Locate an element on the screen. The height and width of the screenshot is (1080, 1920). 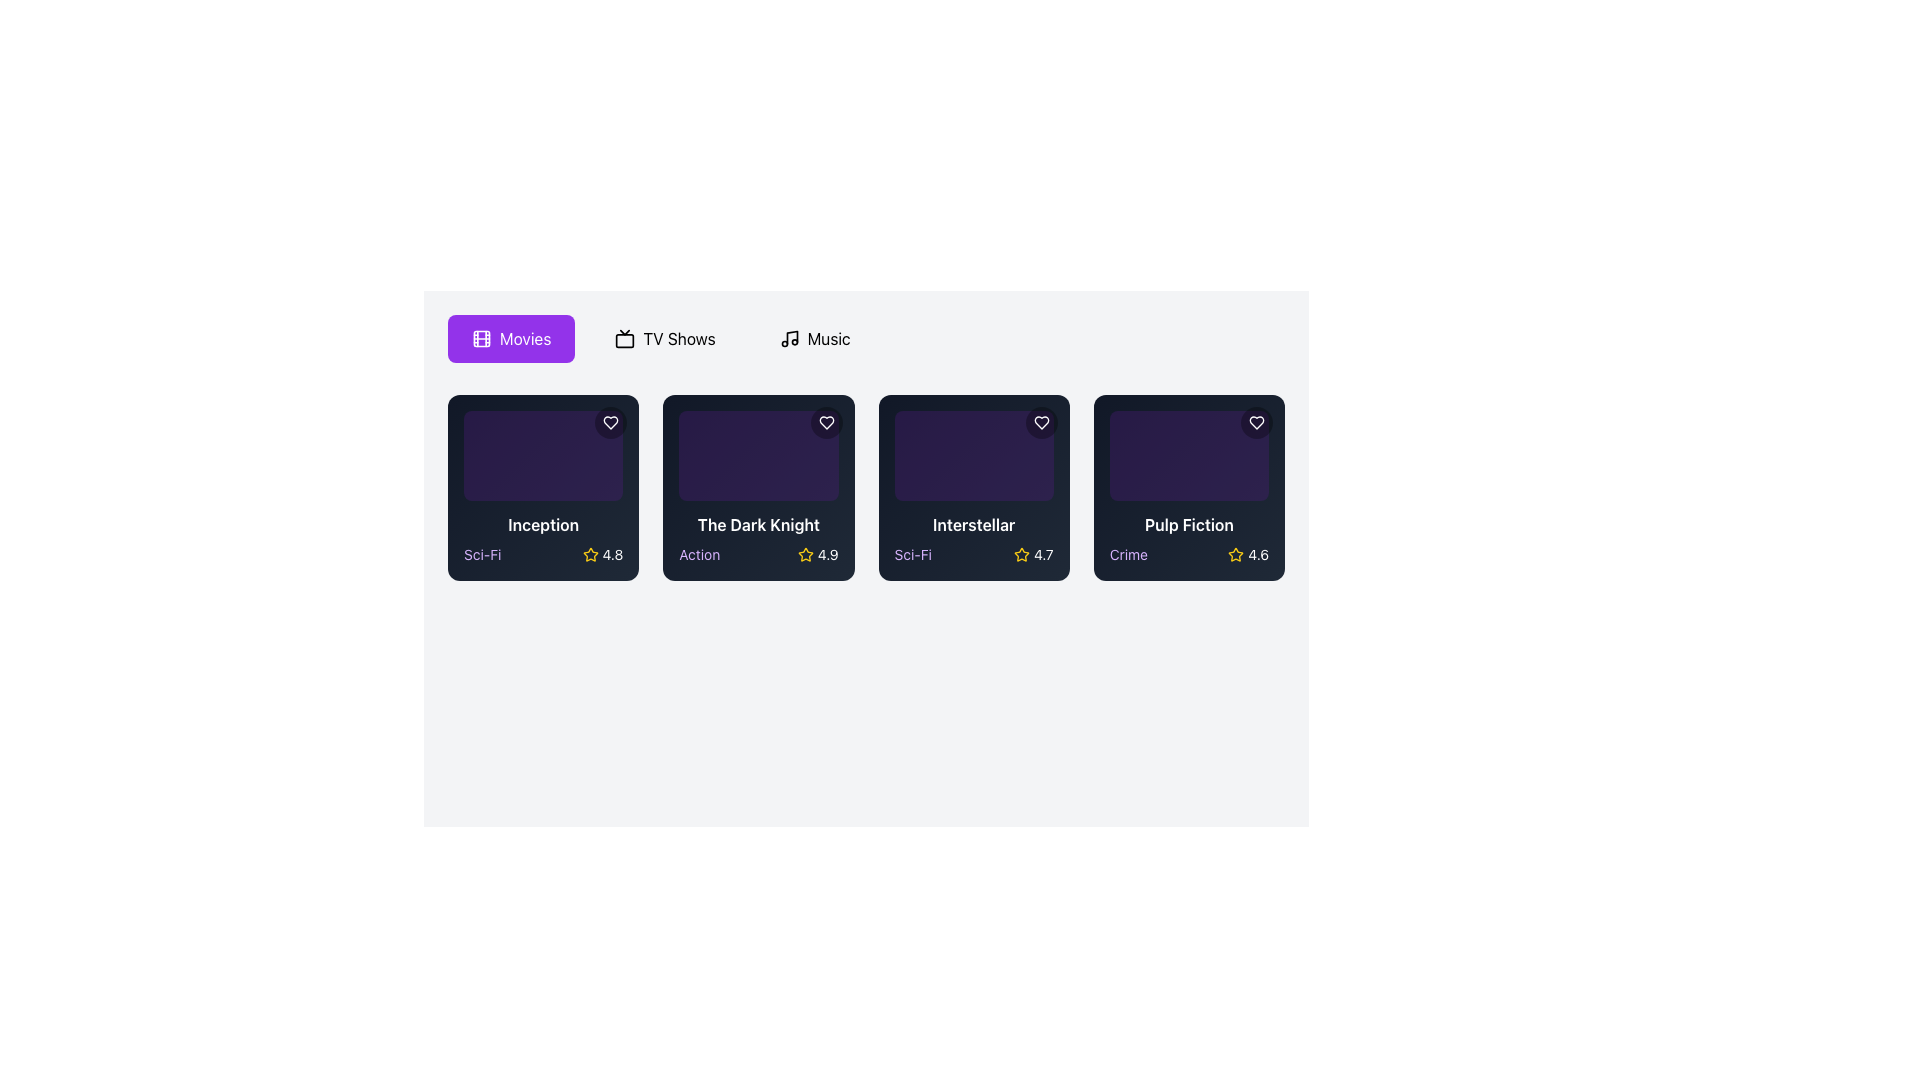
the star icon representing the rating for 'Pulp Fiction', located in the bottom right of the card, which shows a numerical rating of '4.6' is located at coordinates (1235, 554).